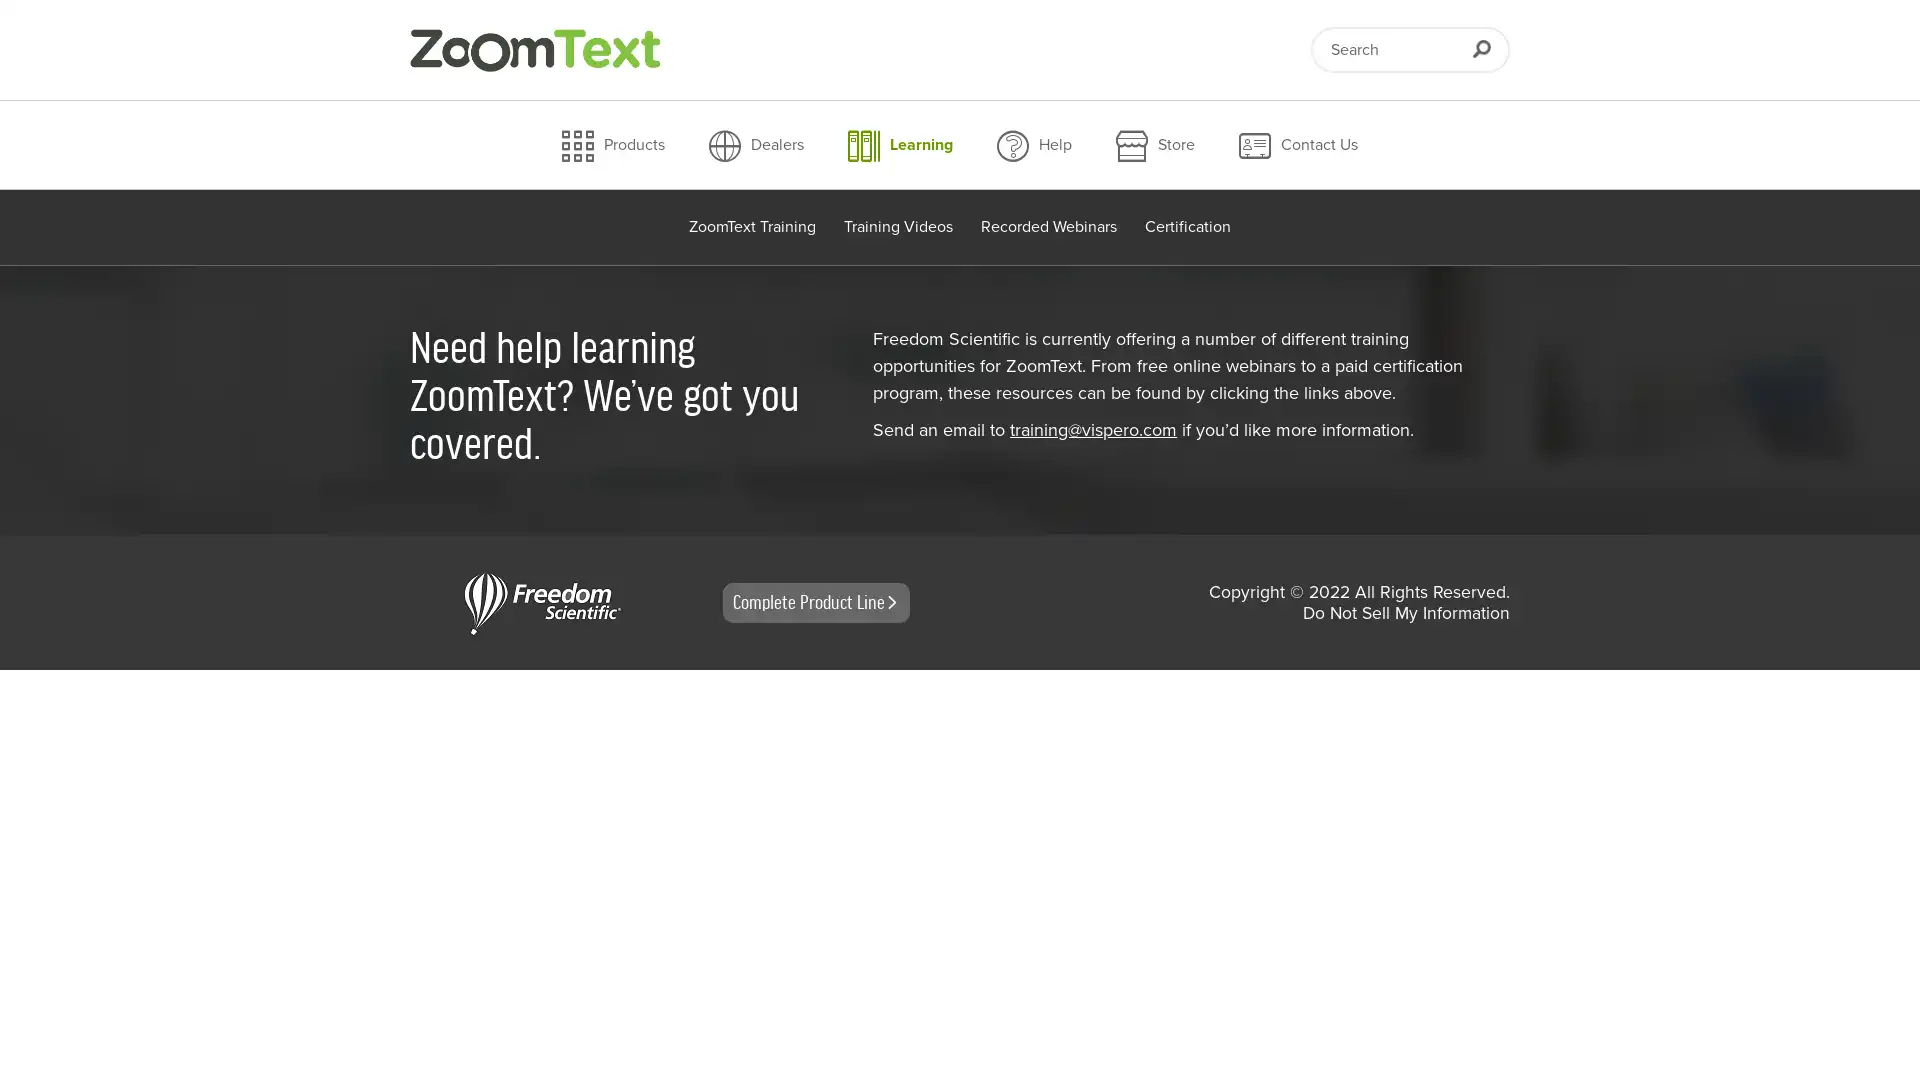 Image resolution: width=1920 pixels, height=1080 pixels. I want to click on Click to submit your site search, so click(1481, 48).